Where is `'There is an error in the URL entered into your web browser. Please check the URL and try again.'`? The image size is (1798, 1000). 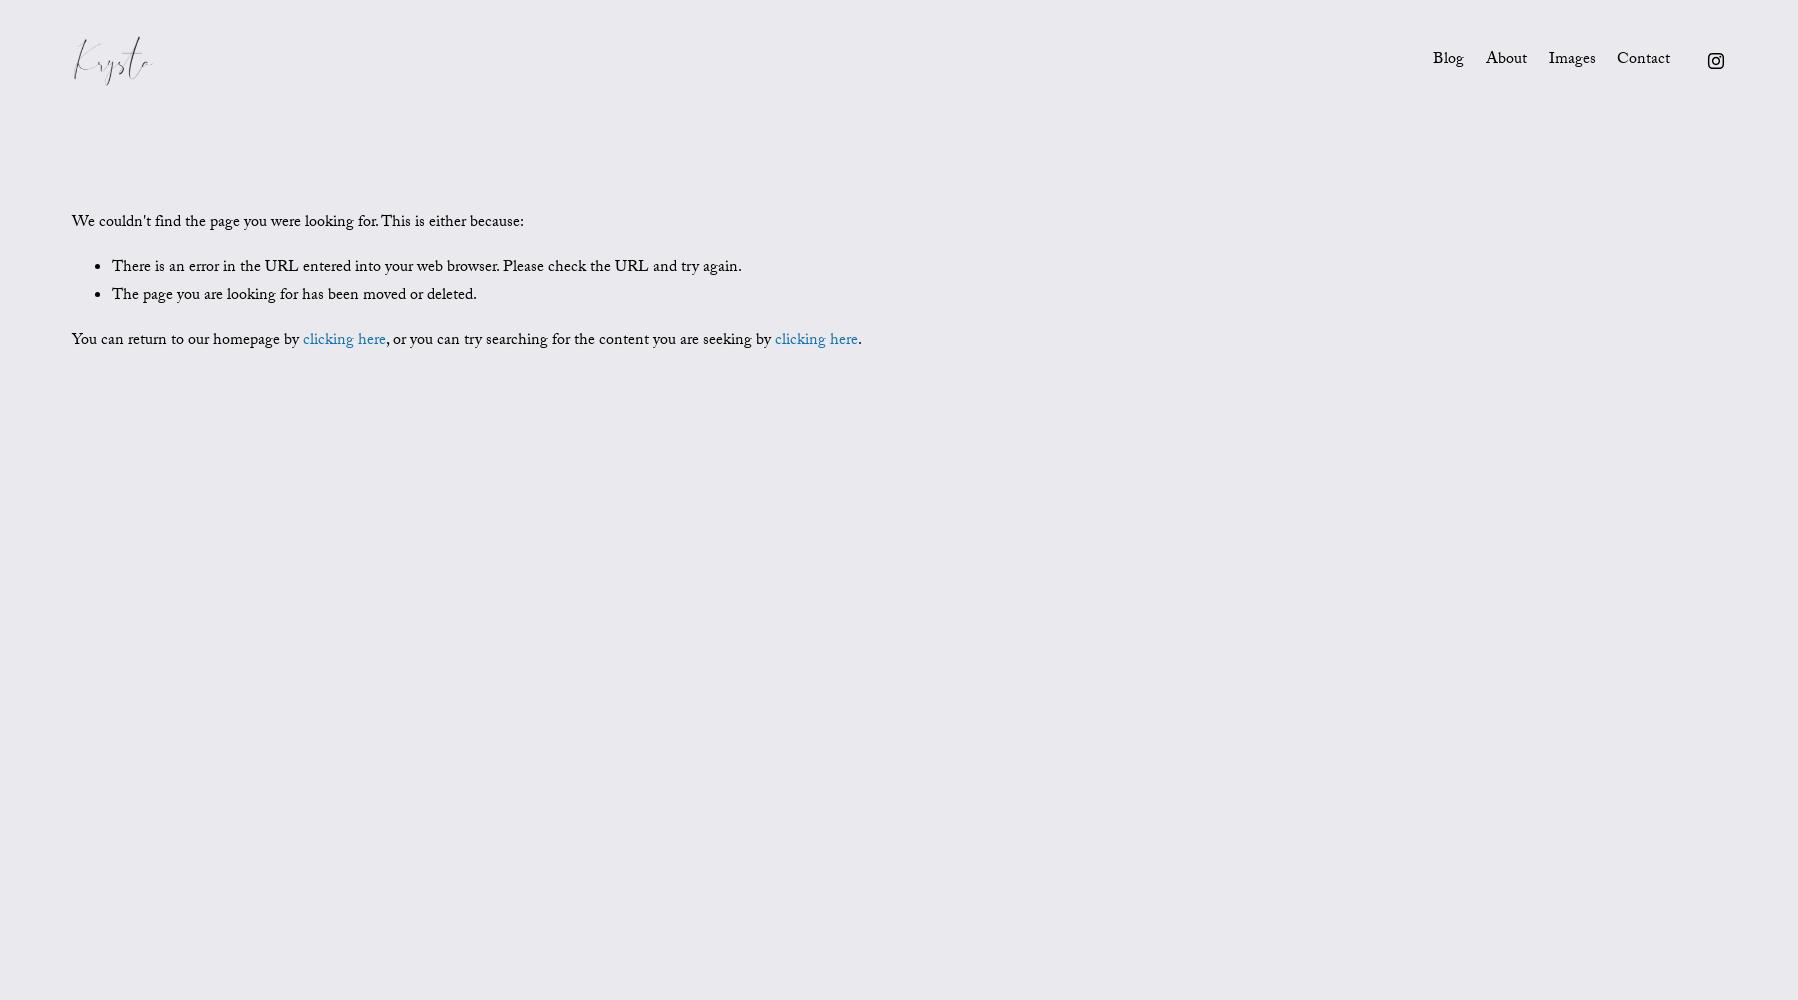 'There is an error in the URL entered into your web browser. Please check the URL and try again.' is located at coordinates (424, 267).